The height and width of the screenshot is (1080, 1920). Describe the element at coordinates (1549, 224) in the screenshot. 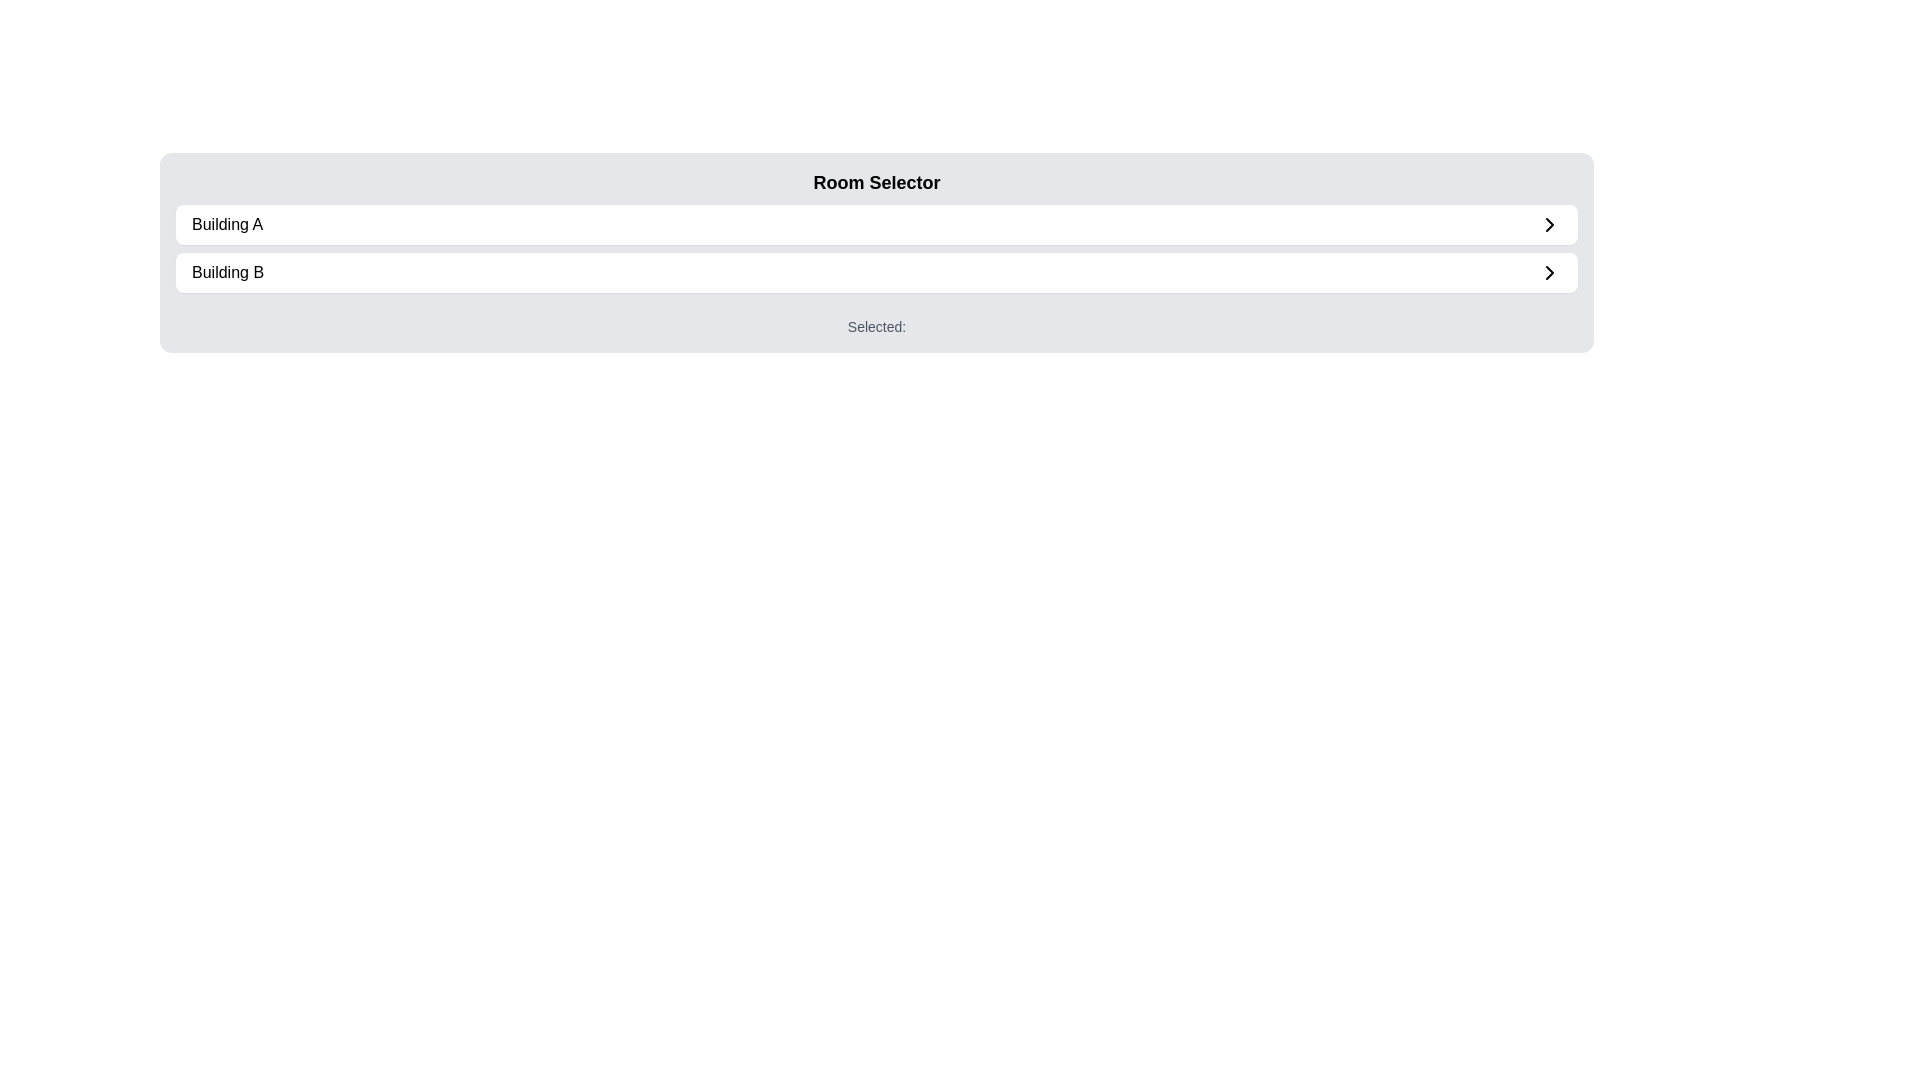

I see `the chevron icon located at the far right side of the 'Building A' row` at that location.